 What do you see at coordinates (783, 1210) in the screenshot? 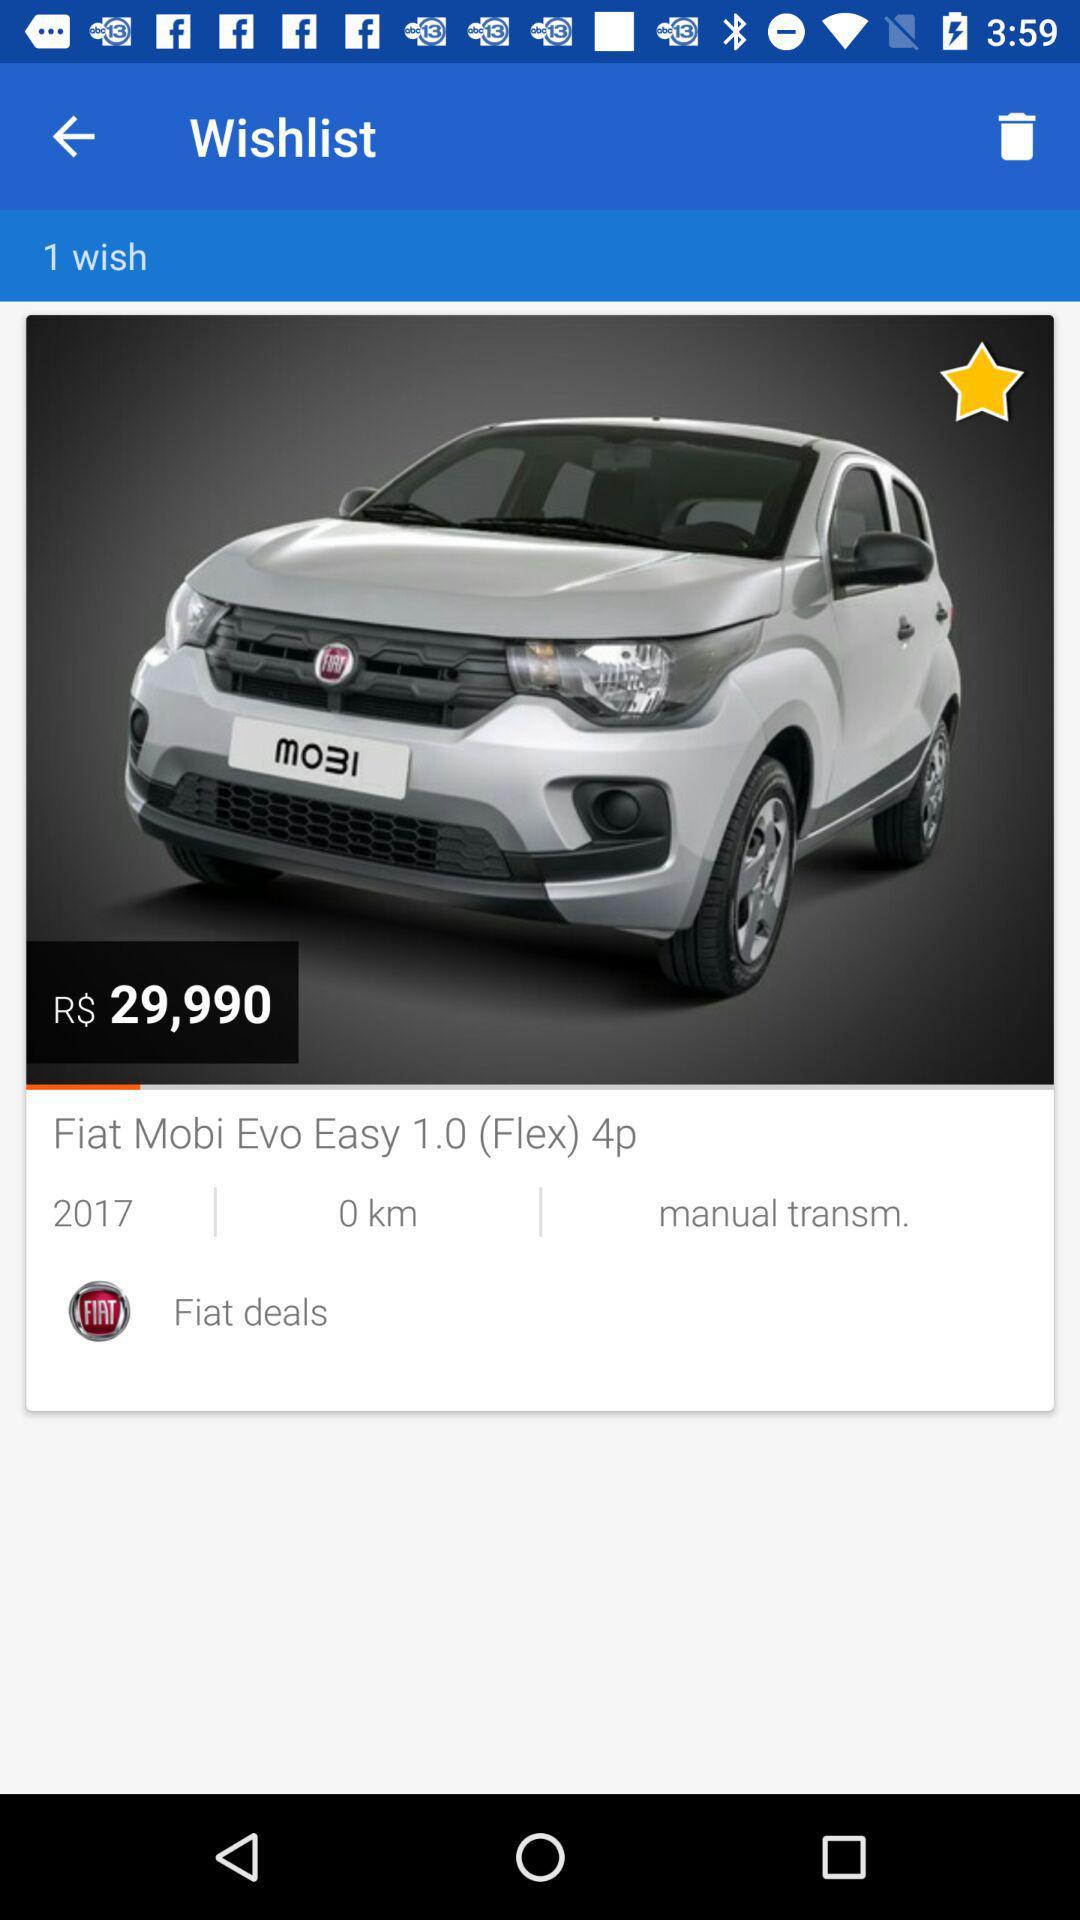
I see `manual transm.` at bounding box center [783, 1210].